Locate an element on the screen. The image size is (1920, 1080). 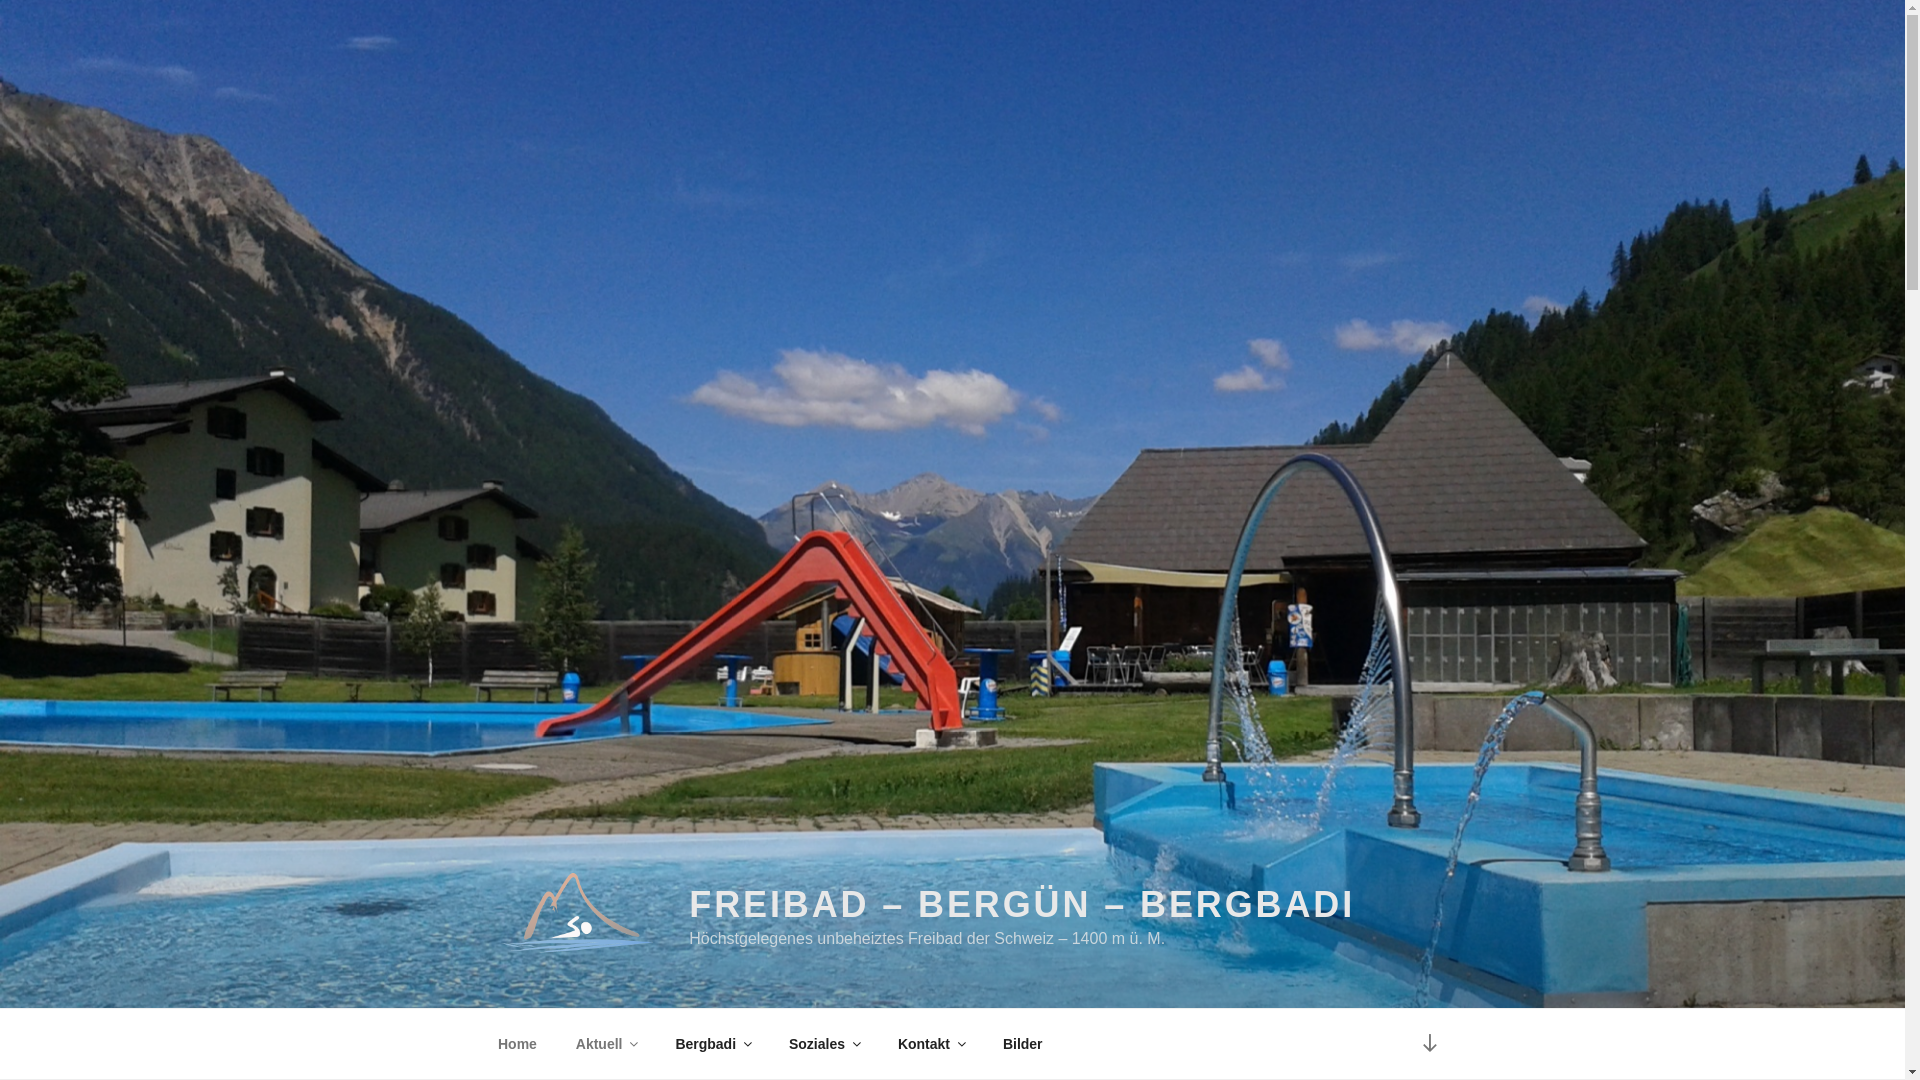
'Zum Inhalt nach unten scrollen' is located at coordinates (1405, 1042).